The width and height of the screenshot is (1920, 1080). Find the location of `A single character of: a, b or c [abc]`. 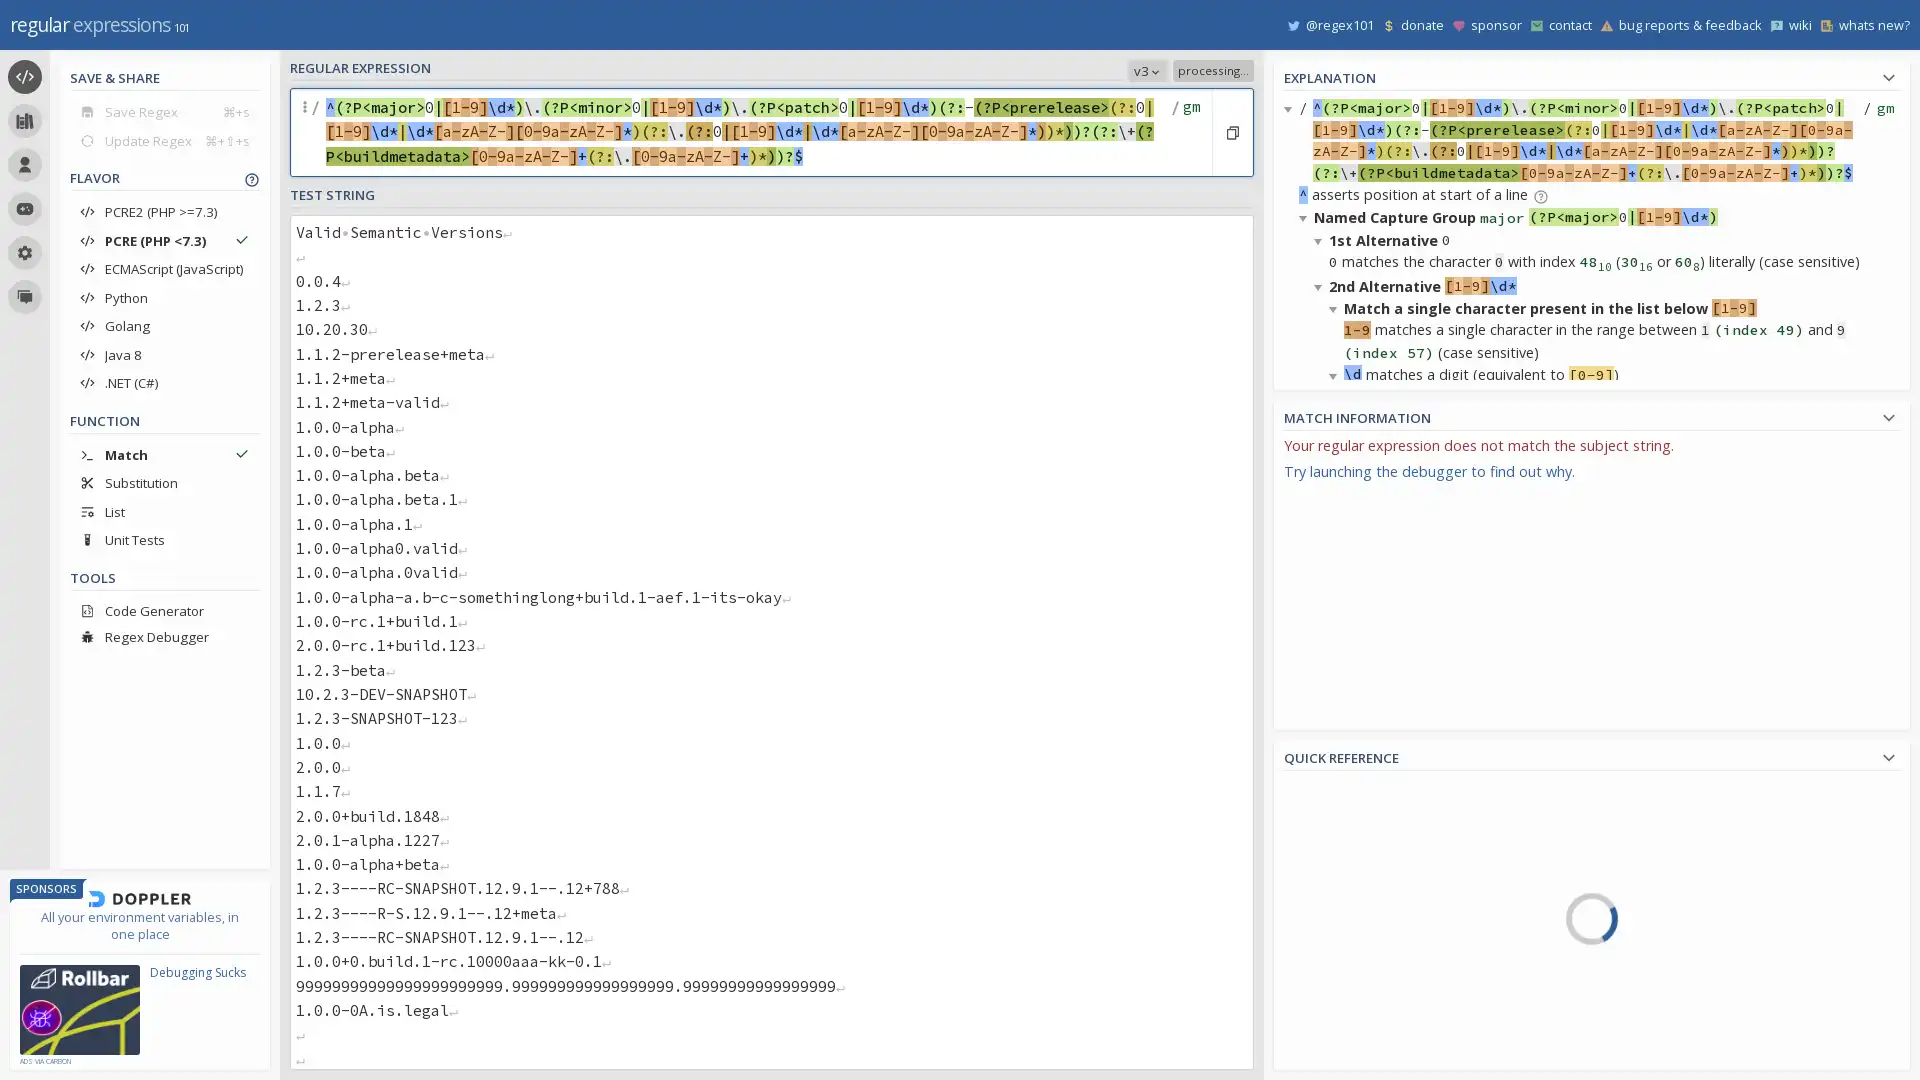

A single character of: a, b or c [abc] is located at coordinates (1691, 790).